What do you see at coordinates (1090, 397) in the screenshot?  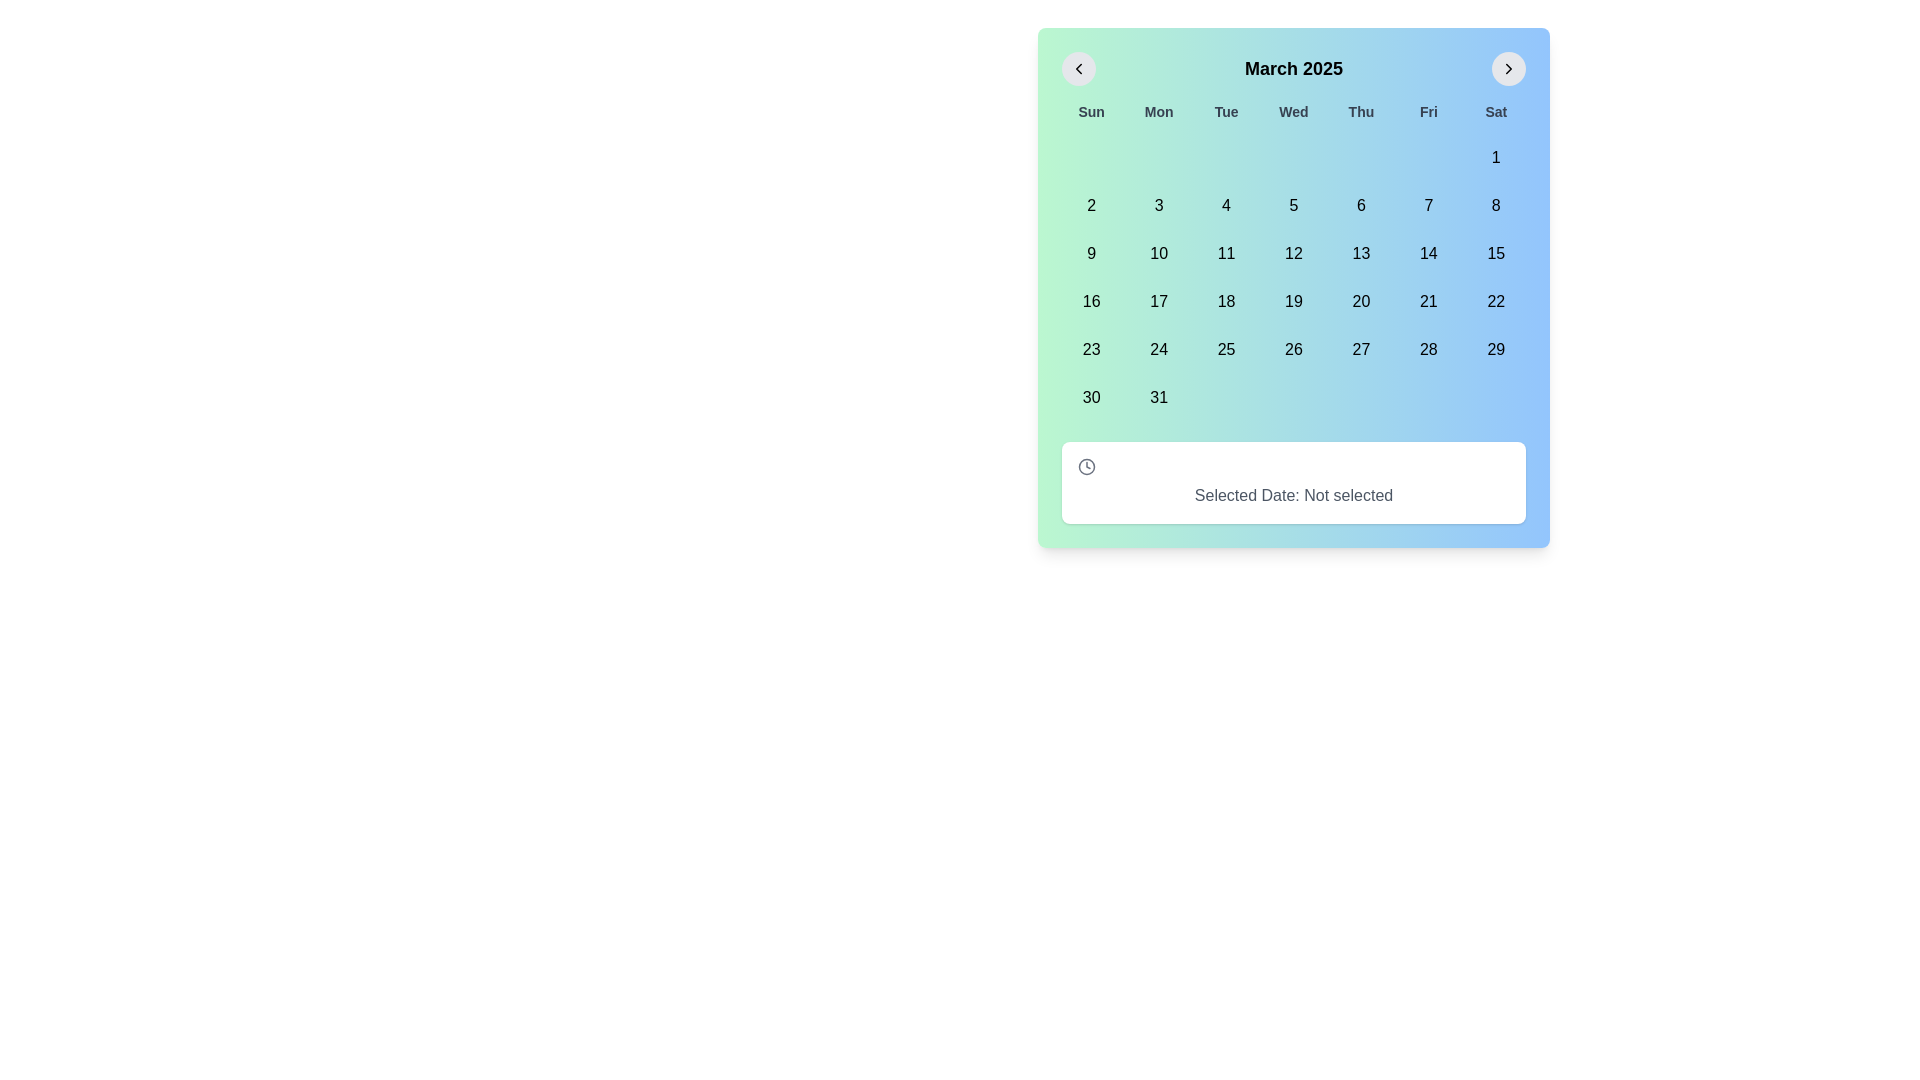 I see `the button labeled '30' in the calendar interface` at bounding box center [1090, 397].